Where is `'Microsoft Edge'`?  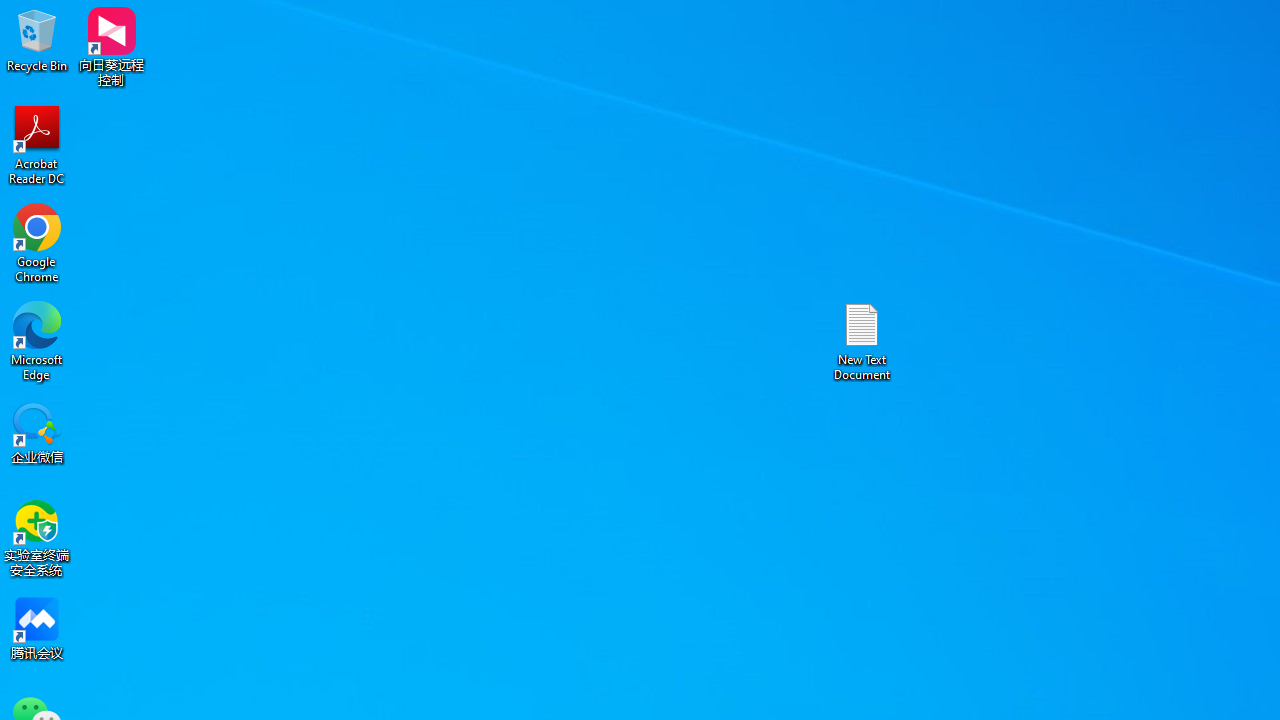 'Microsoft Edge' is located at coordinates (37, 340).